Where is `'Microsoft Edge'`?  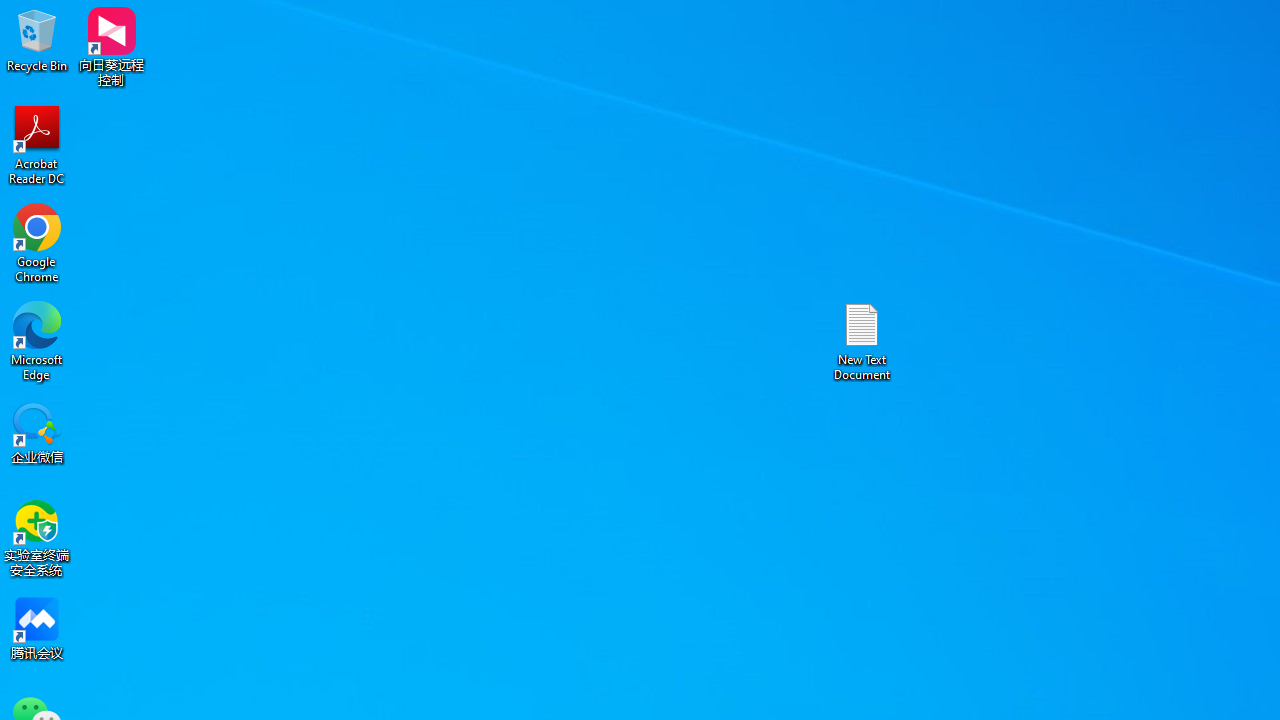 'Microsoft Edge' is located at coordinates (37, 340).